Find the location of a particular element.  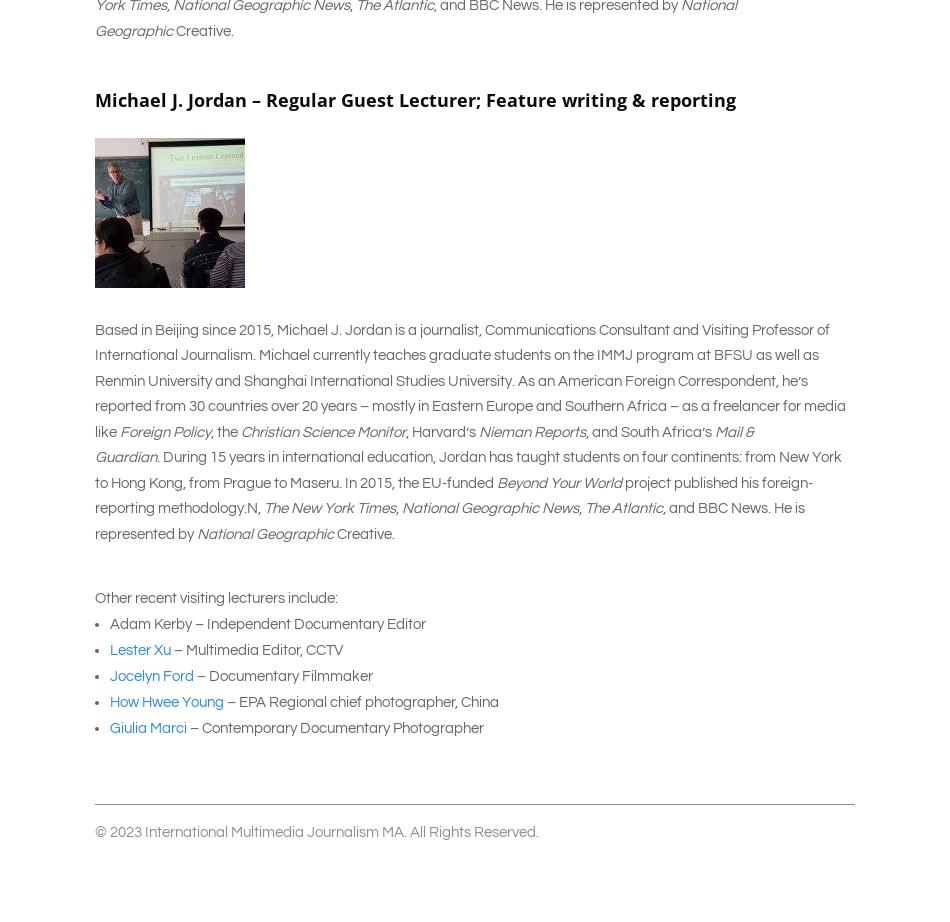

'– Multimedia Editor, CCTV' is located at coordinates (171, 649).